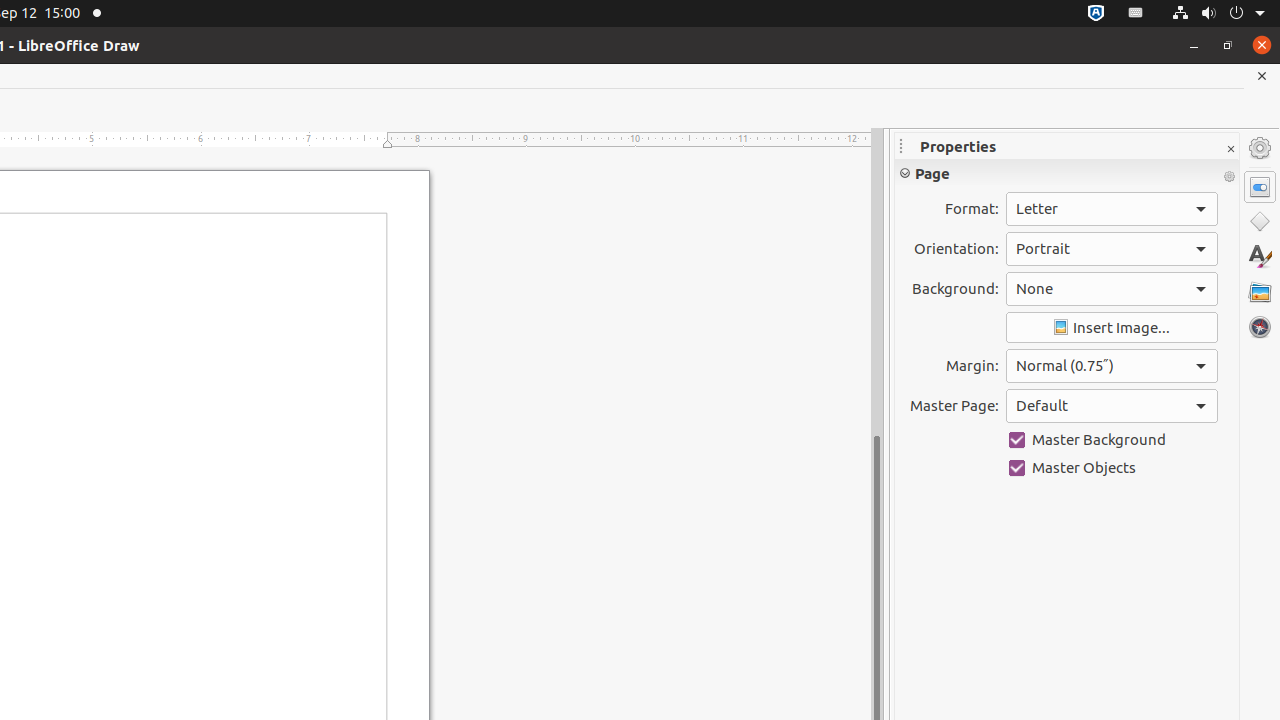  What do you see at coordinates (1229, 148) in the screenshot?
I see `'Close Sidebar Deck'` at bounding box center [1229, 148].